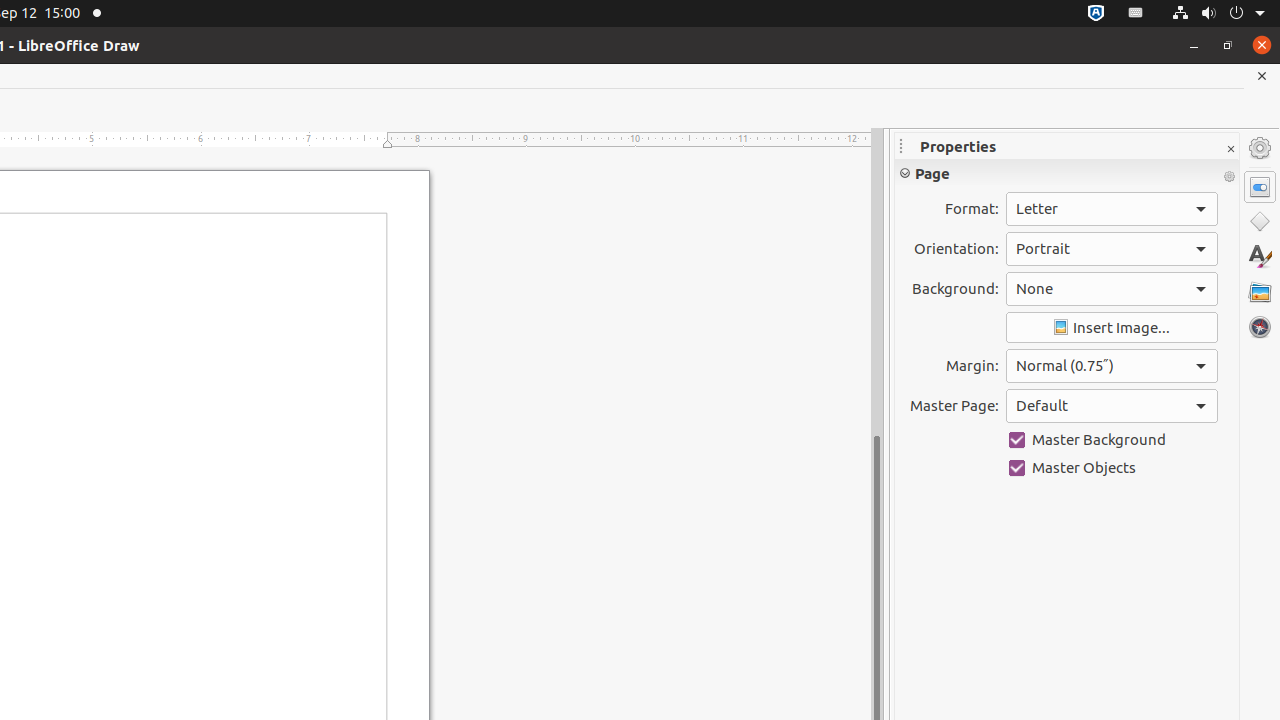  What do you see at coordinates (1229, 148) in the screenshot?
I see `'Close Sidebar Deck'` at bounding box center [1229, 148].